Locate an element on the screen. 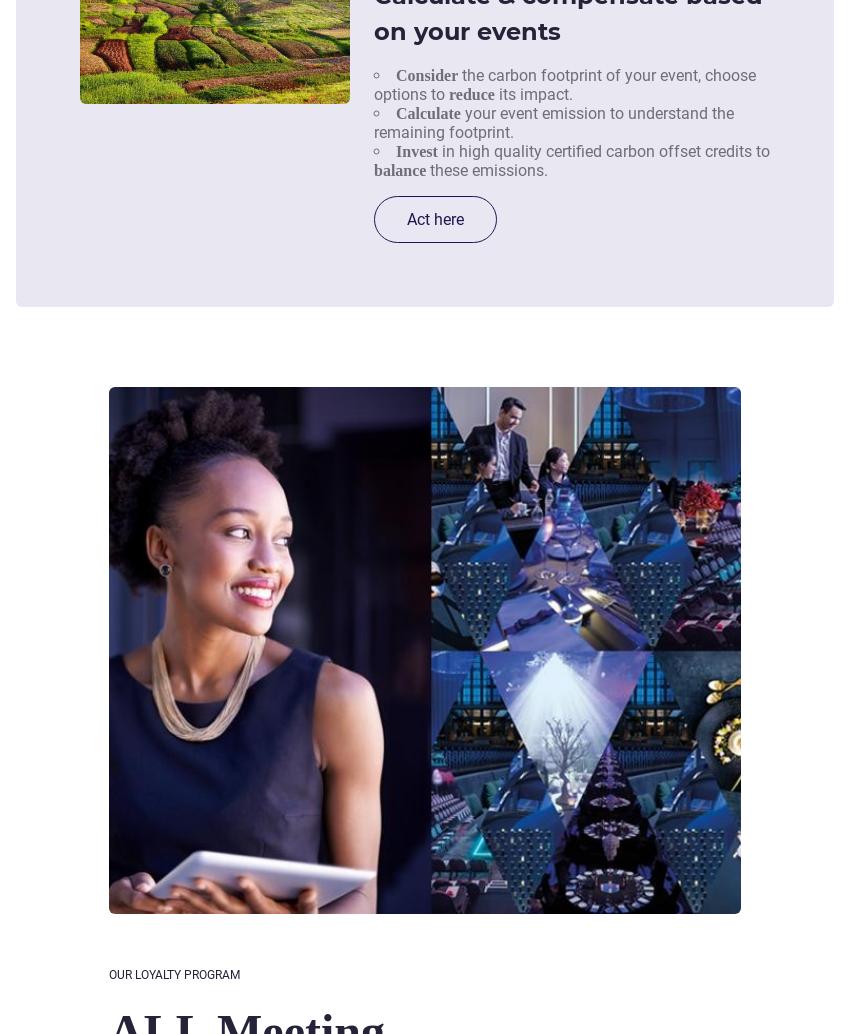  'your event emission to understand the remaining footprint.' is located at coordinates (552, 122).